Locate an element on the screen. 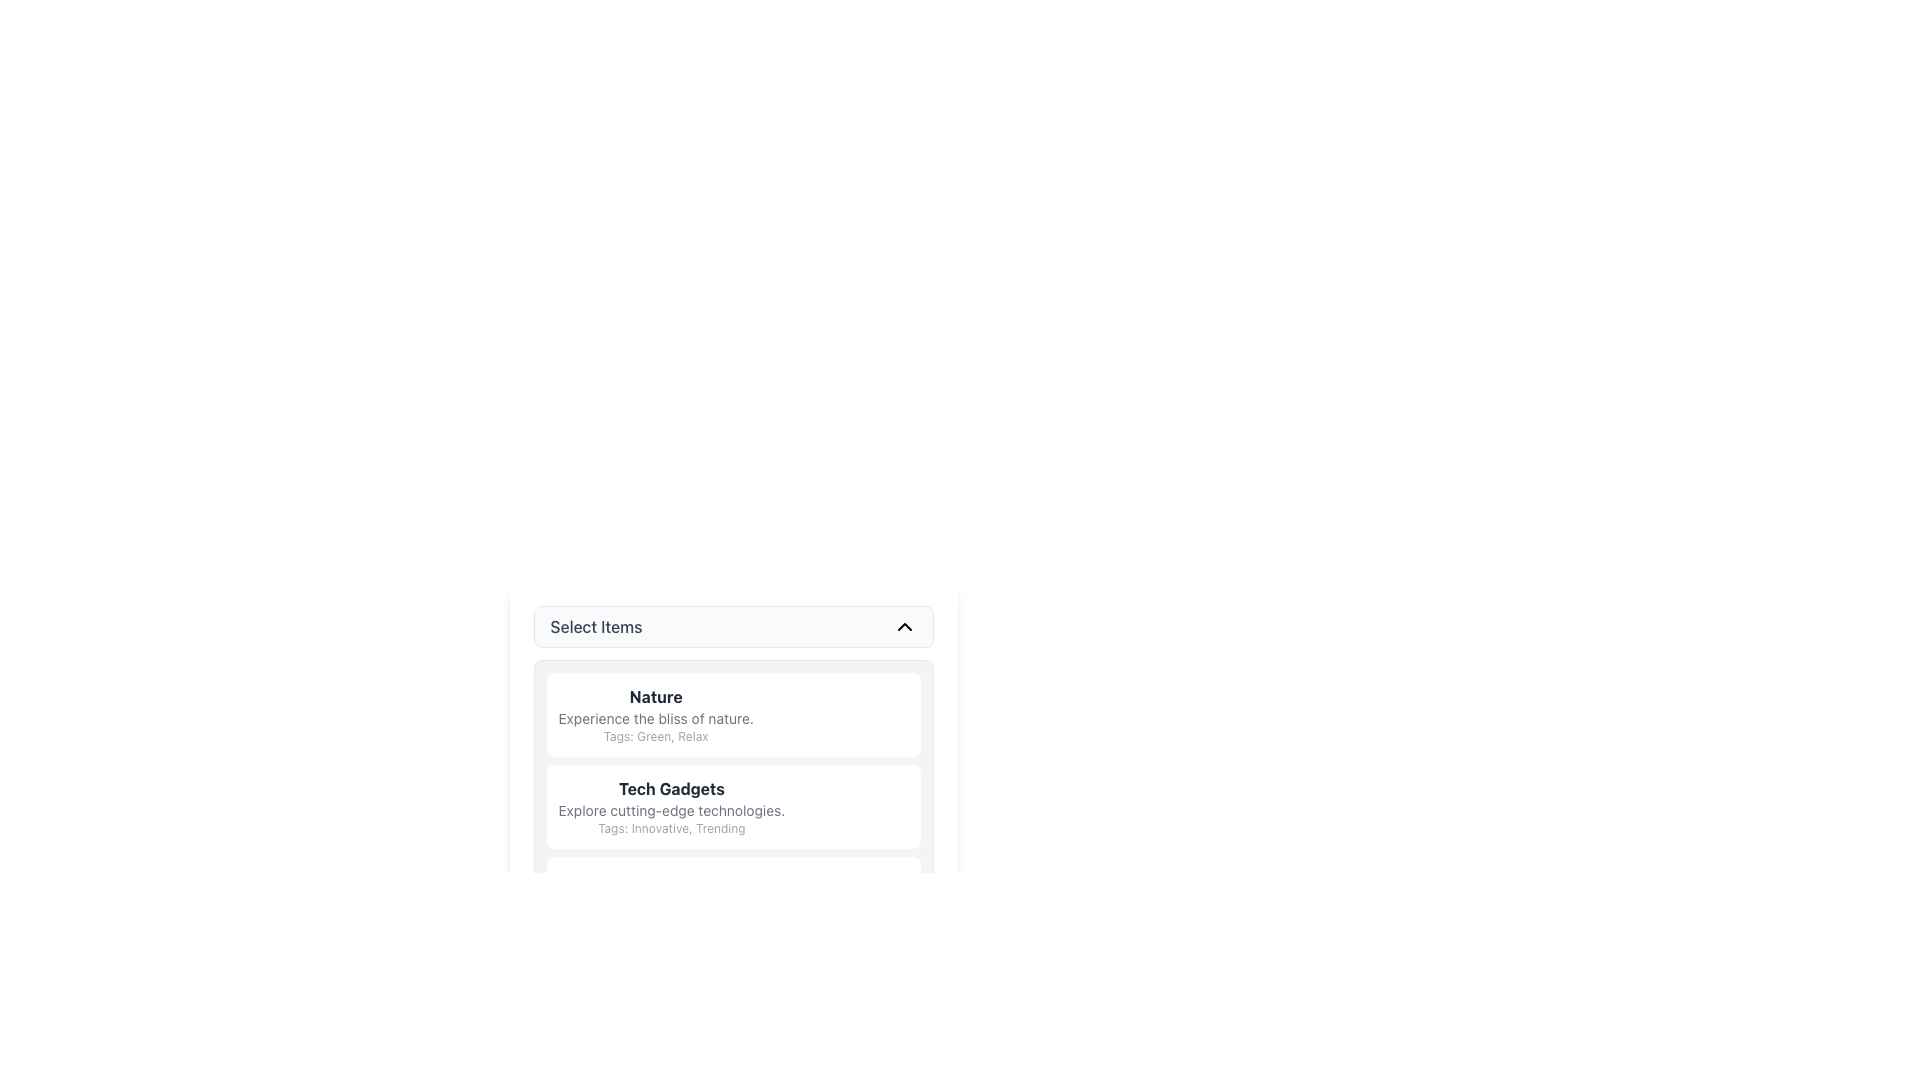  the static text element that provides a brief summary about 'Tech Gadgets', positioned vertically below the main title and above the tags is located at coordinates (671, 810).